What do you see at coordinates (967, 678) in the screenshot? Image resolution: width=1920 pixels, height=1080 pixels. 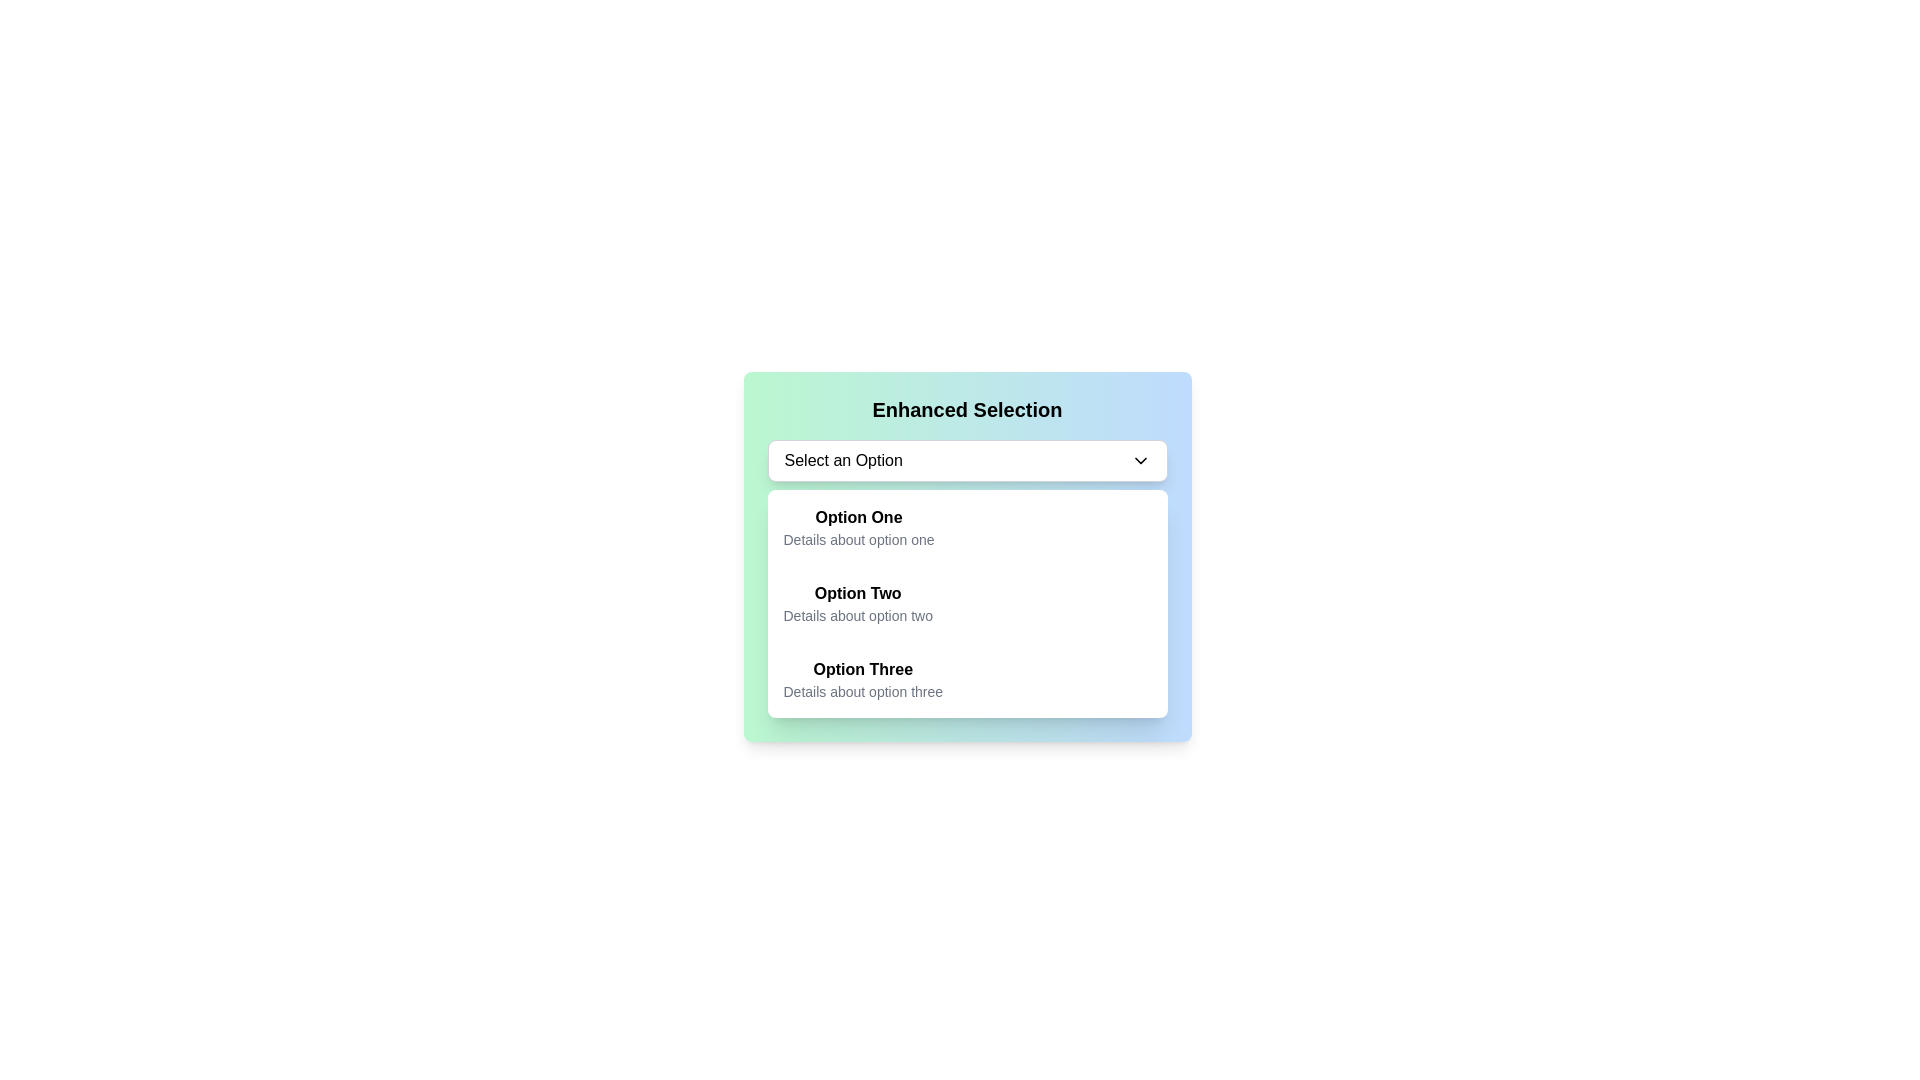 I see `the third selectable list item titled 'Option Three' under 'Enhanced Selection'` at bounding box center [967, 678].